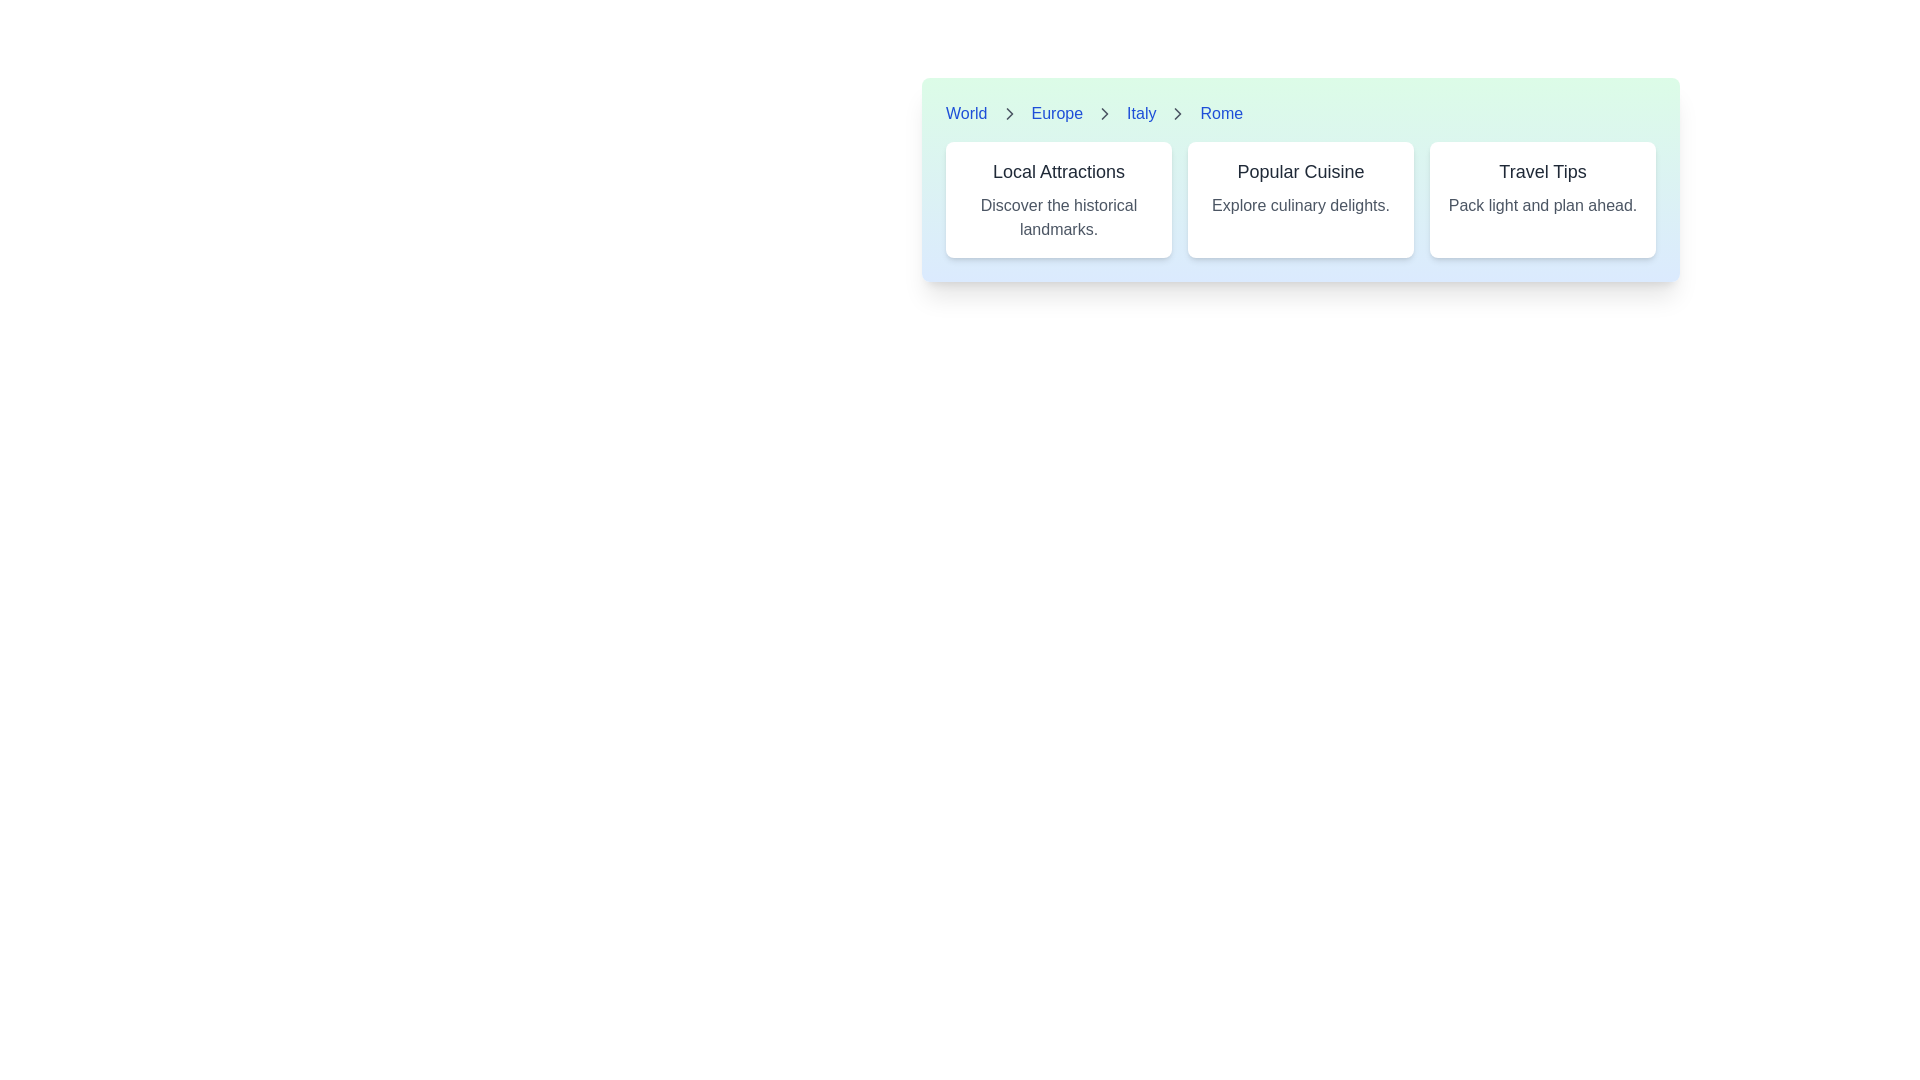 This screenshot has height=1080, width=1920. What do you see at coordinates (1300, 213) in the screenshot?
I see `the 'Popular Cuisine' card in the informative panel to read more about culinary delights` at bounding box center [1300, 213].